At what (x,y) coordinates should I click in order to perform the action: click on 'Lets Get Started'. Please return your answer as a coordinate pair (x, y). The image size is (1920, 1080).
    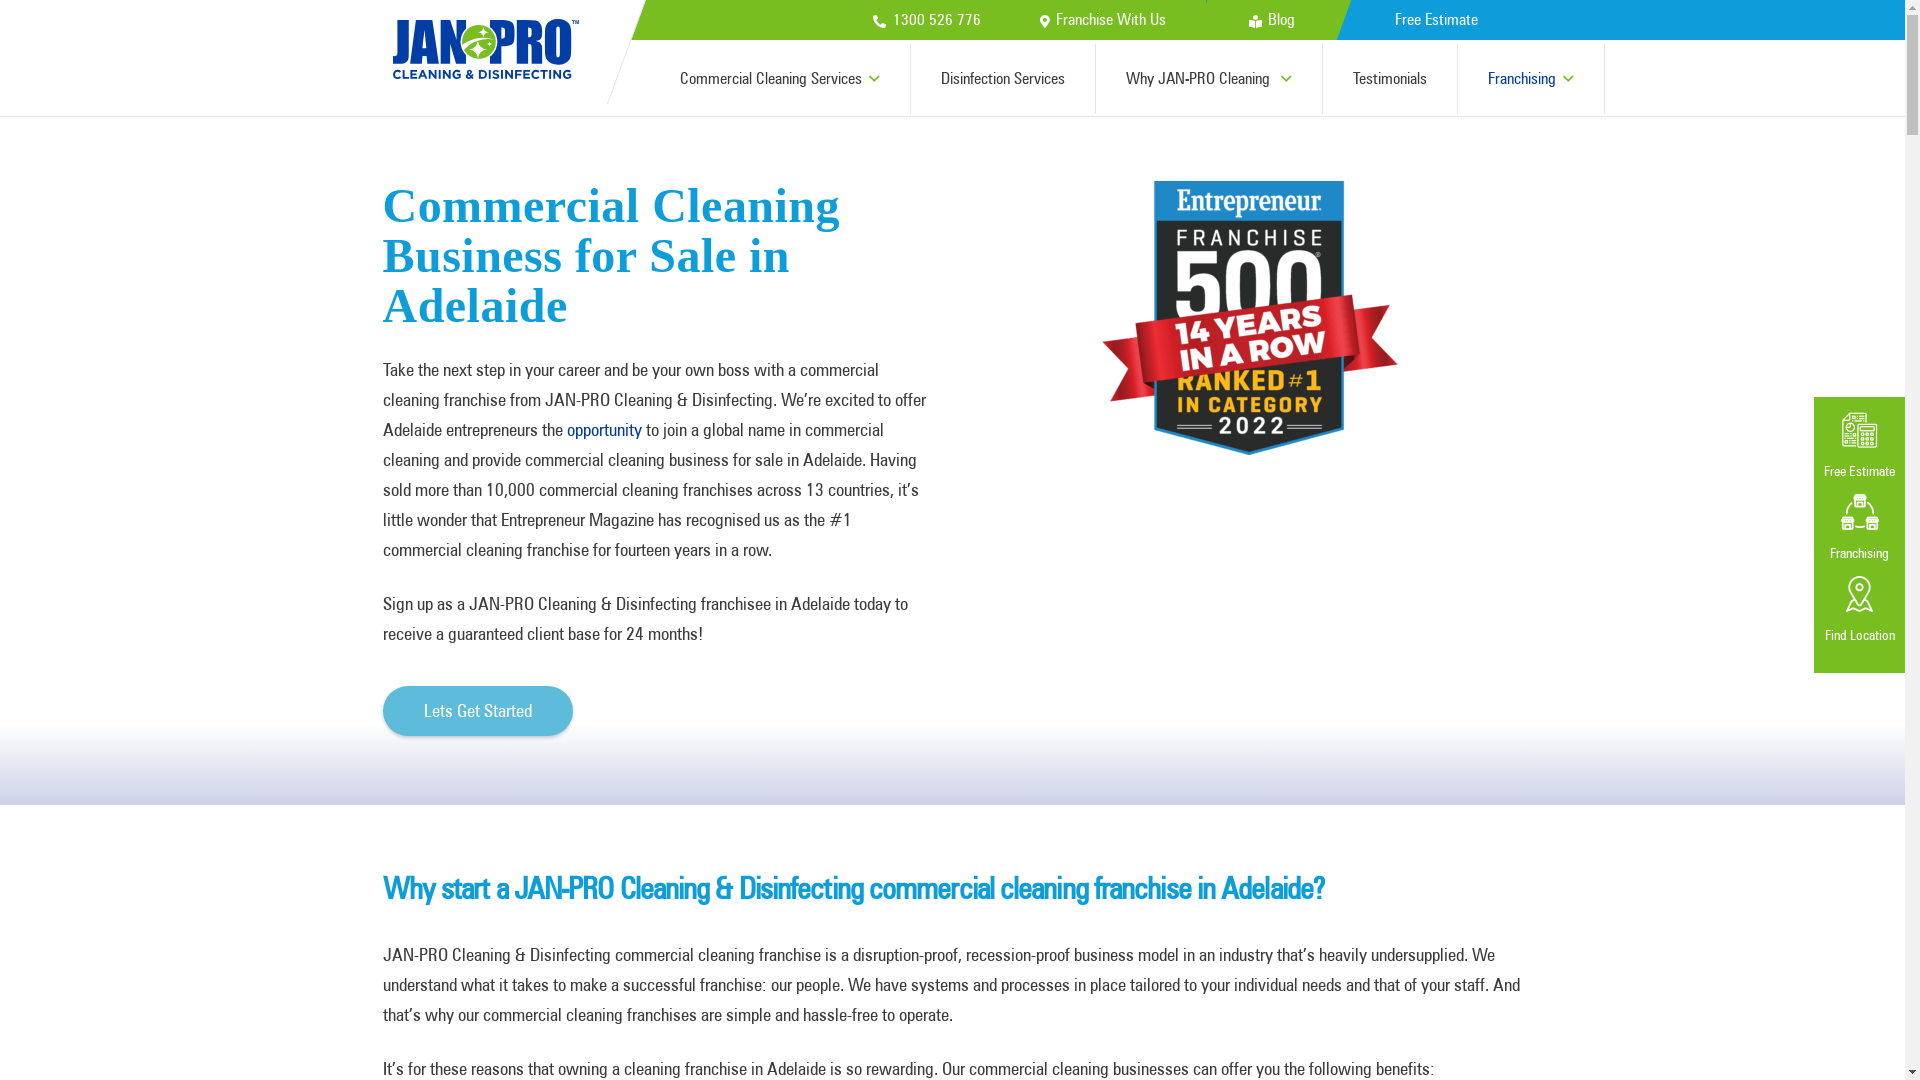
    Looking at the image, I should click on (382, 709).